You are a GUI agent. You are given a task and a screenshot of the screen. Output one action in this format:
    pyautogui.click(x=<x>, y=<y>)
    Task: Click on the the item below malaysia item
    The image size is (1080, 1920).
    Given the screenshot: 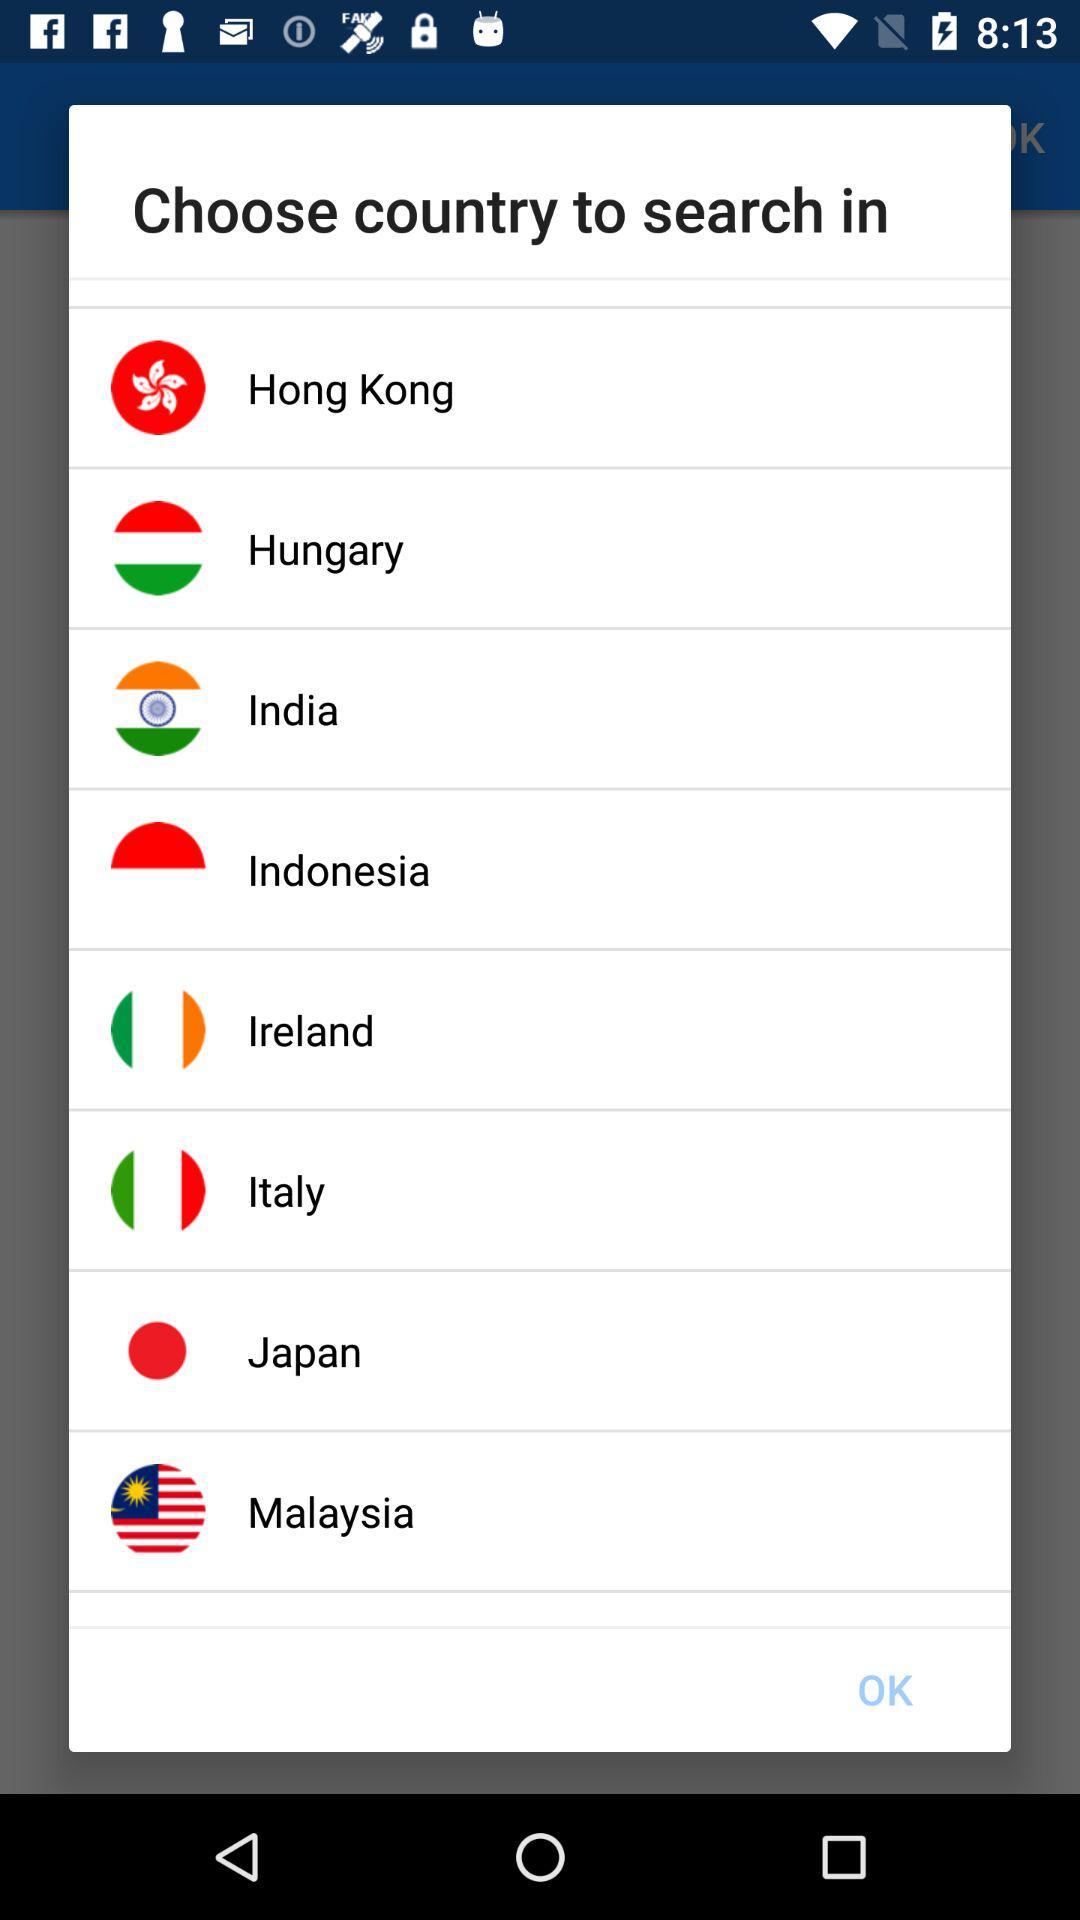 What is the action you would take?
    pyautogui.click(x=883, y=1688)
    